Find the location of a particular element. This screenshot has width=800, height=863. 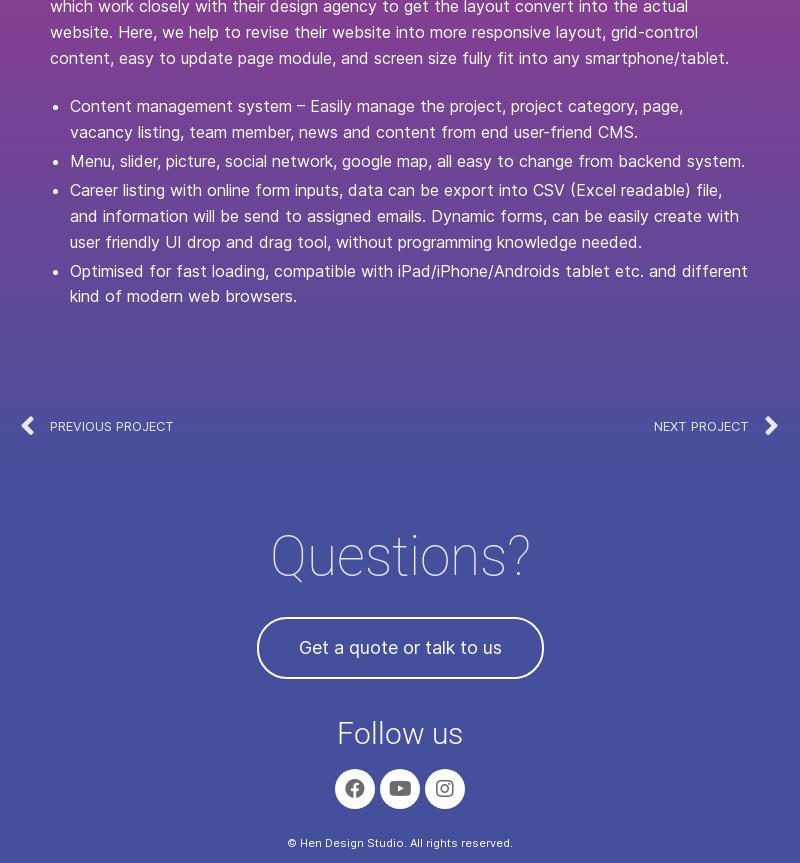

'© Hen Design Studio. All rights reserved.' is located at coordinates (400, 841).